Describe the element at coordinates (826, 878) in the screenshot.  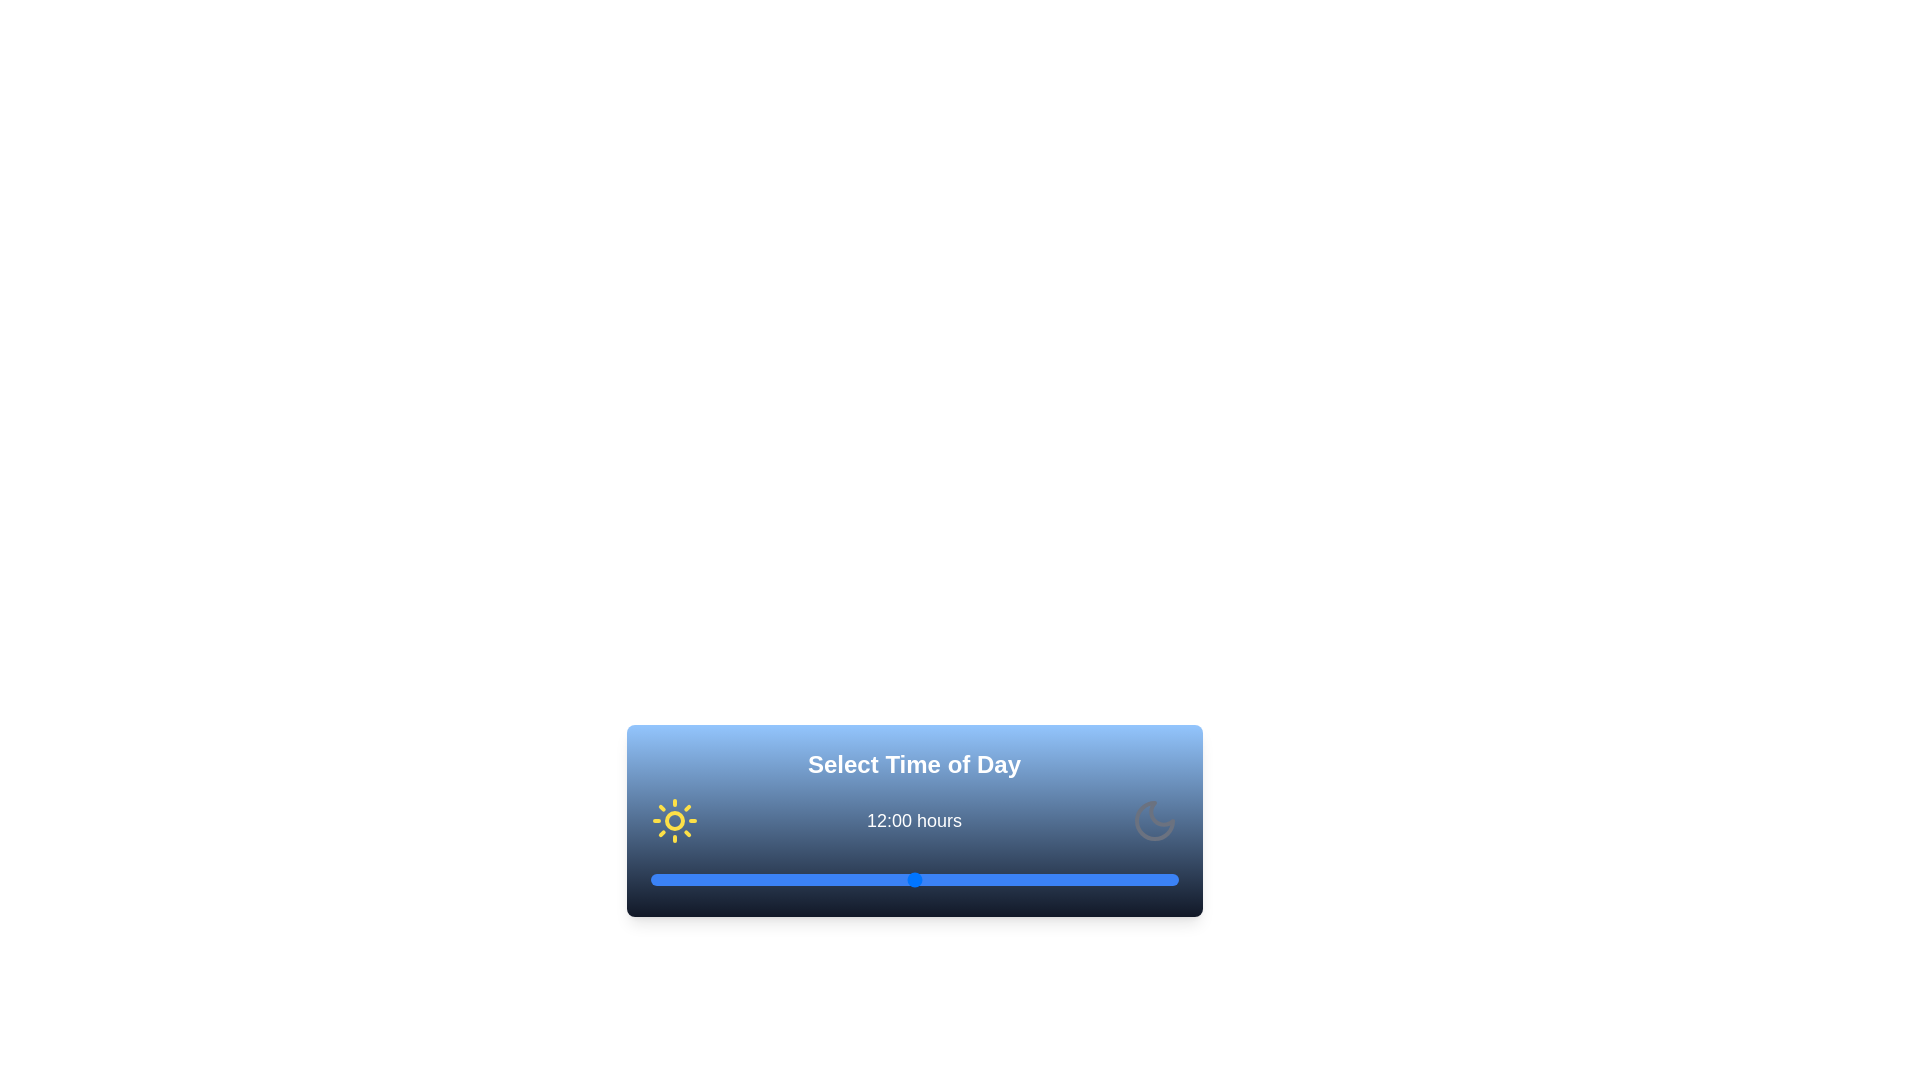
I see `the time to 8 hours using the slider` at that location.